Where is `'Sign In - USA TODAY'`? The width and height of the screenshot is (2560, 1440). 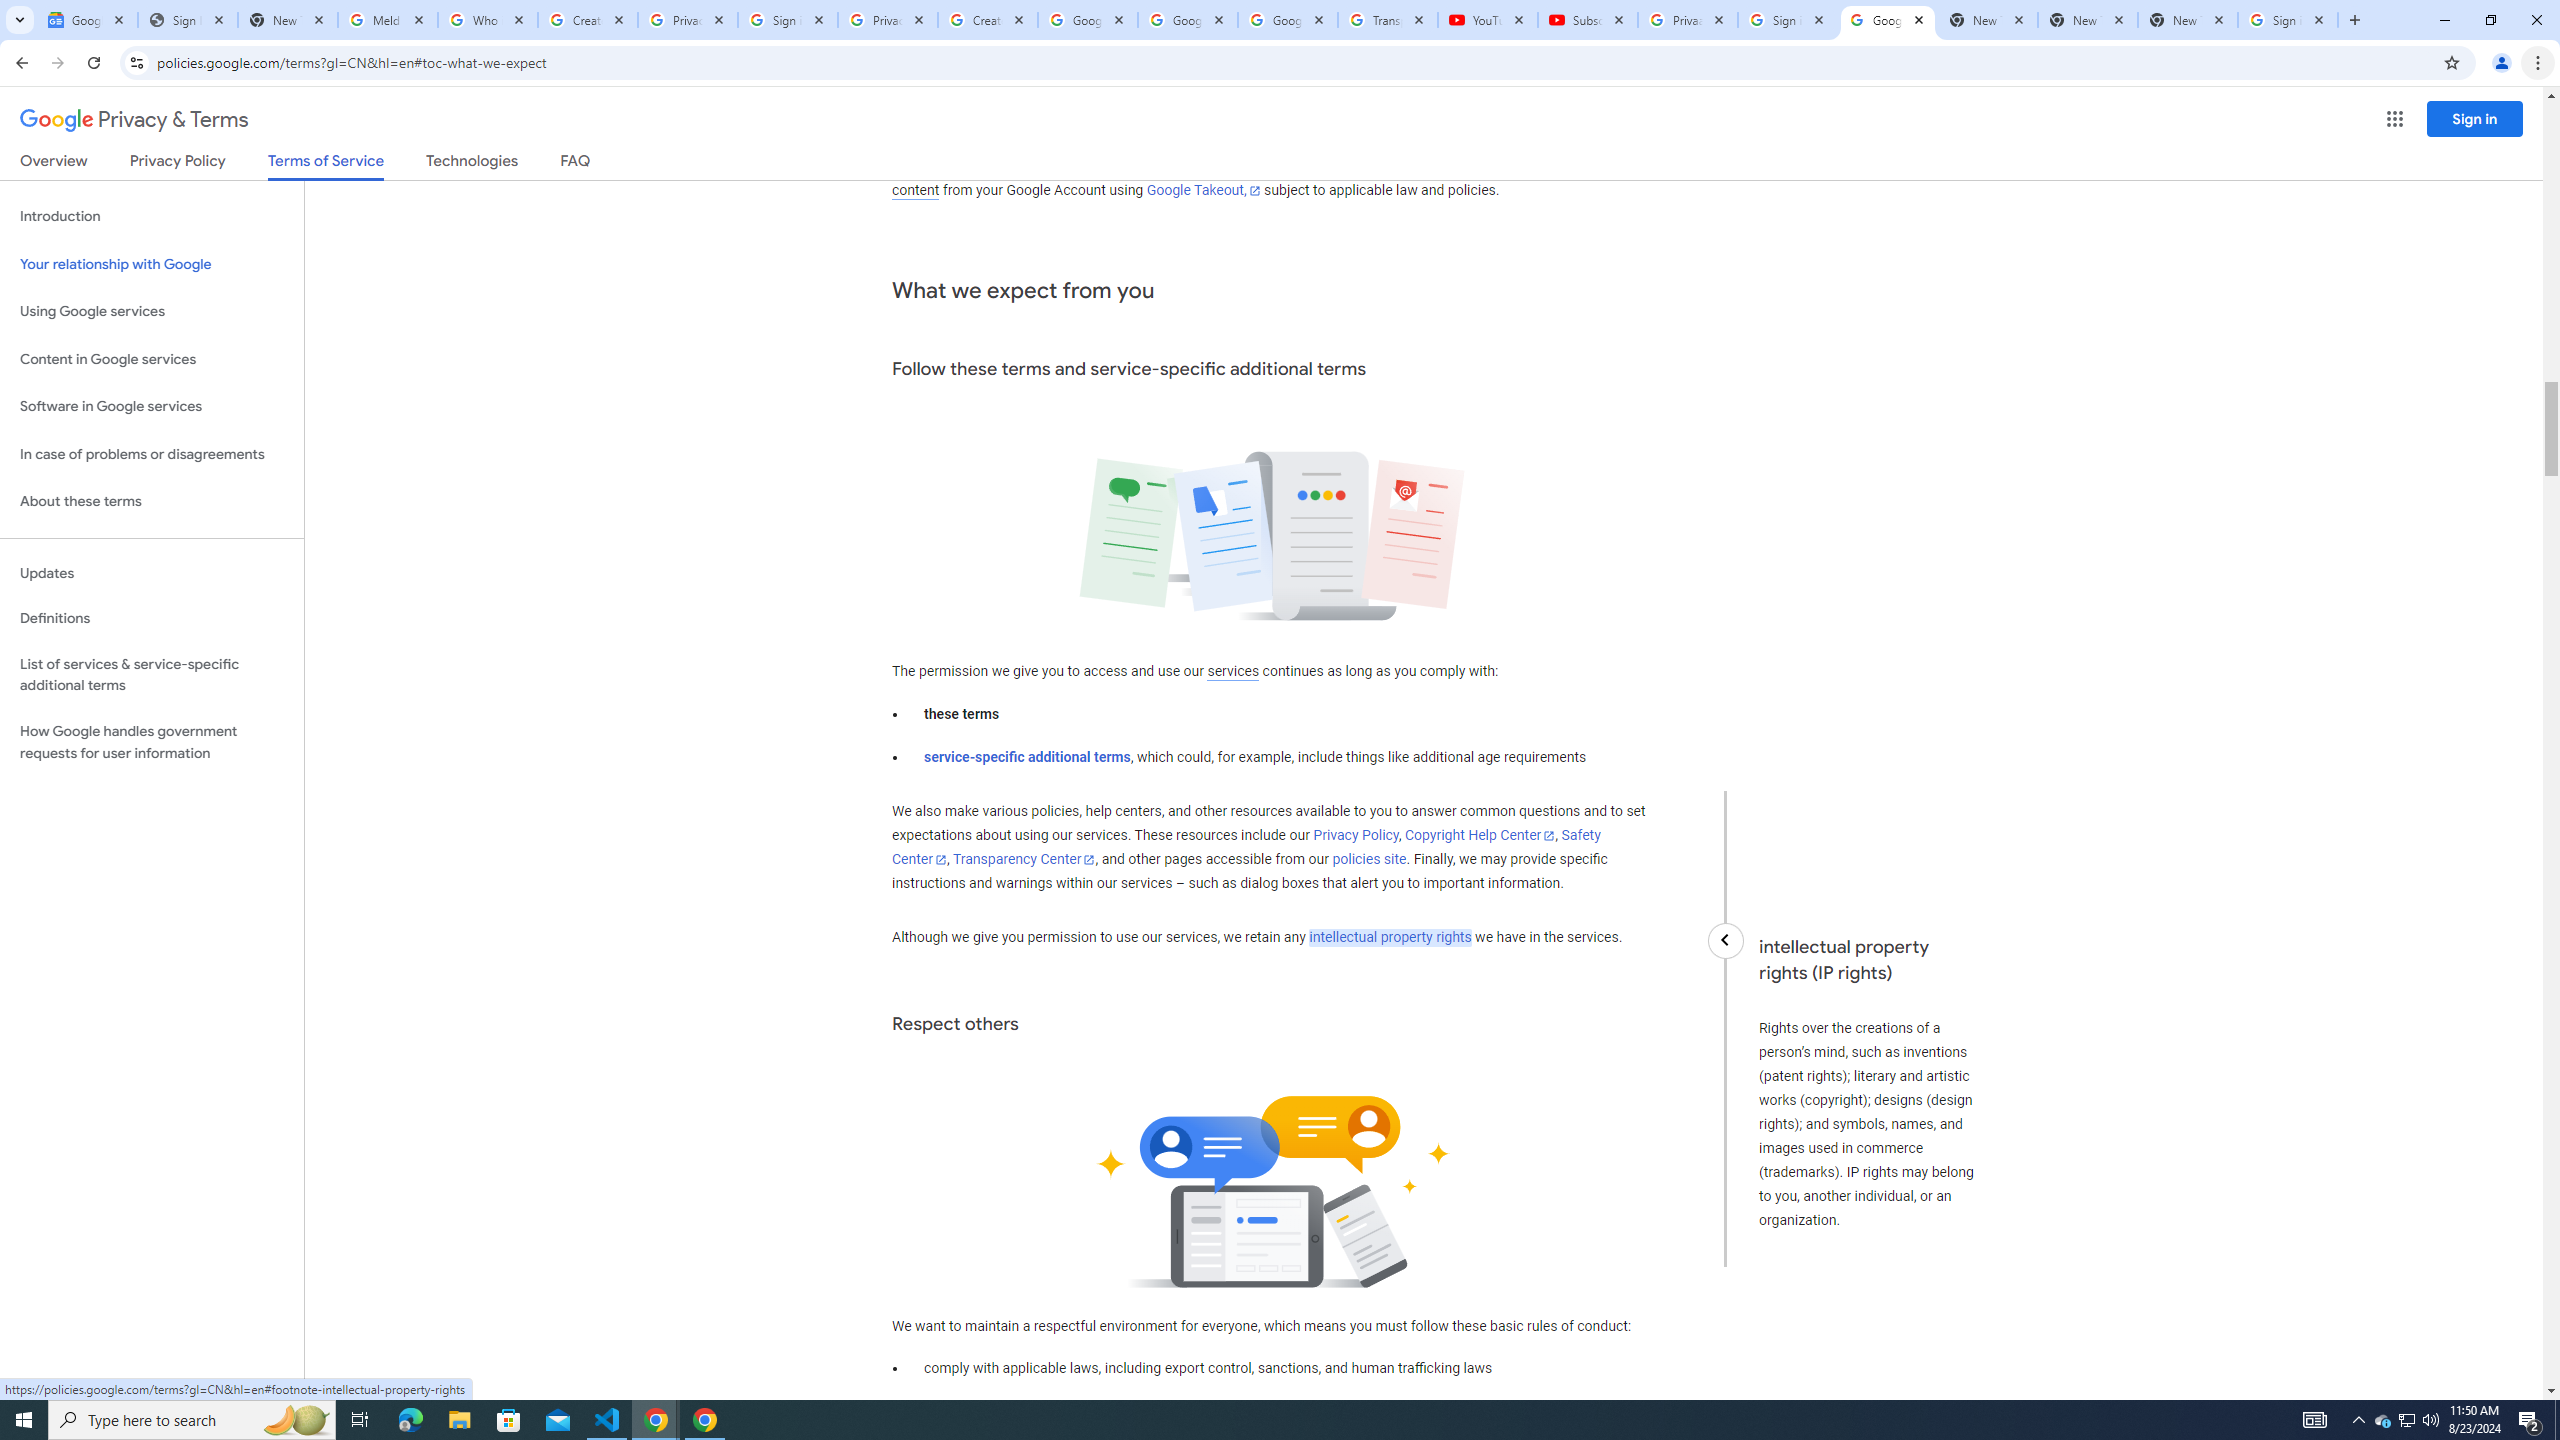 'Sign In - USA TODAY' is located at coordinates (186, 19).